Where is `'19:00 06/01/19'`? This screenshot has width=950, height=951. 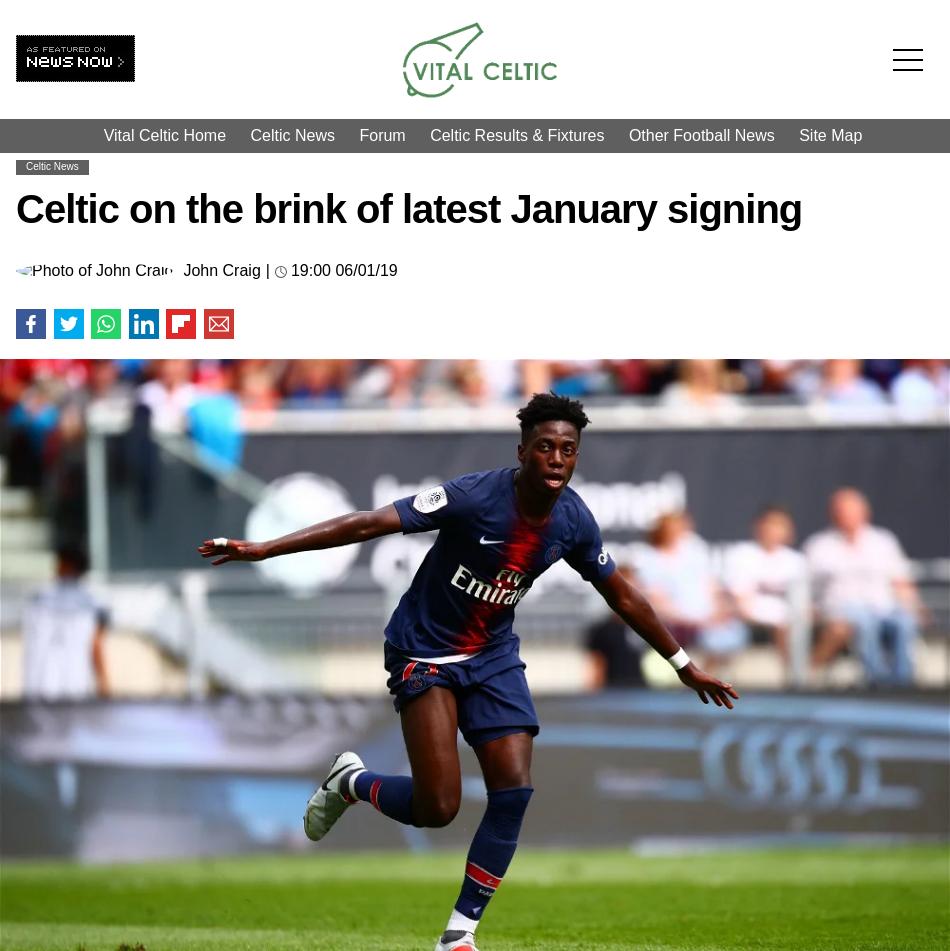
'19:00 06/01/19' is located at coordinates (289, 269).